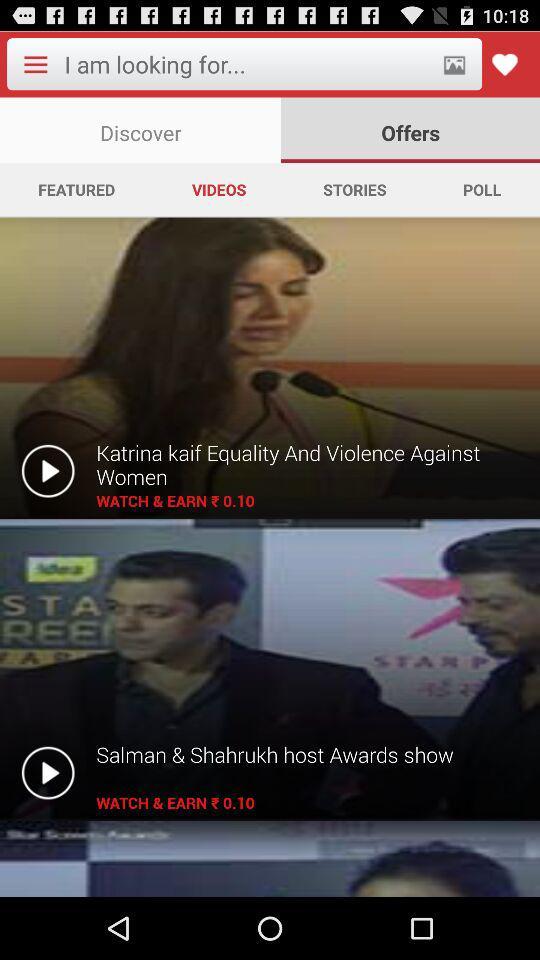 The image size is (540, 960). What do you see at coordinates (35, 64) in the screenshot?
I see `menu` at bounding box center [35, 64].